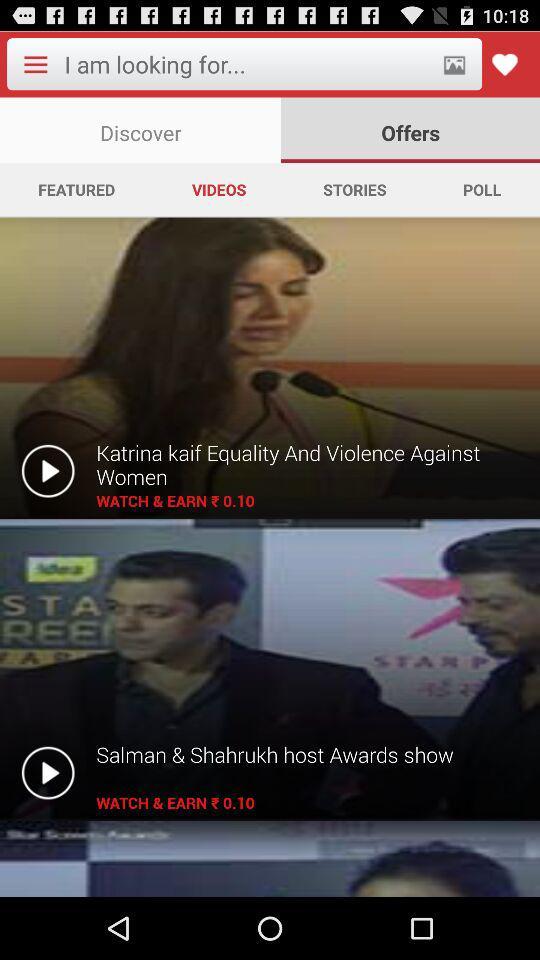 The image size is (540, 960). What do you see at coordinates (35, 64) in the screenshot?
I see `menu` at bounding box center [35, 64].